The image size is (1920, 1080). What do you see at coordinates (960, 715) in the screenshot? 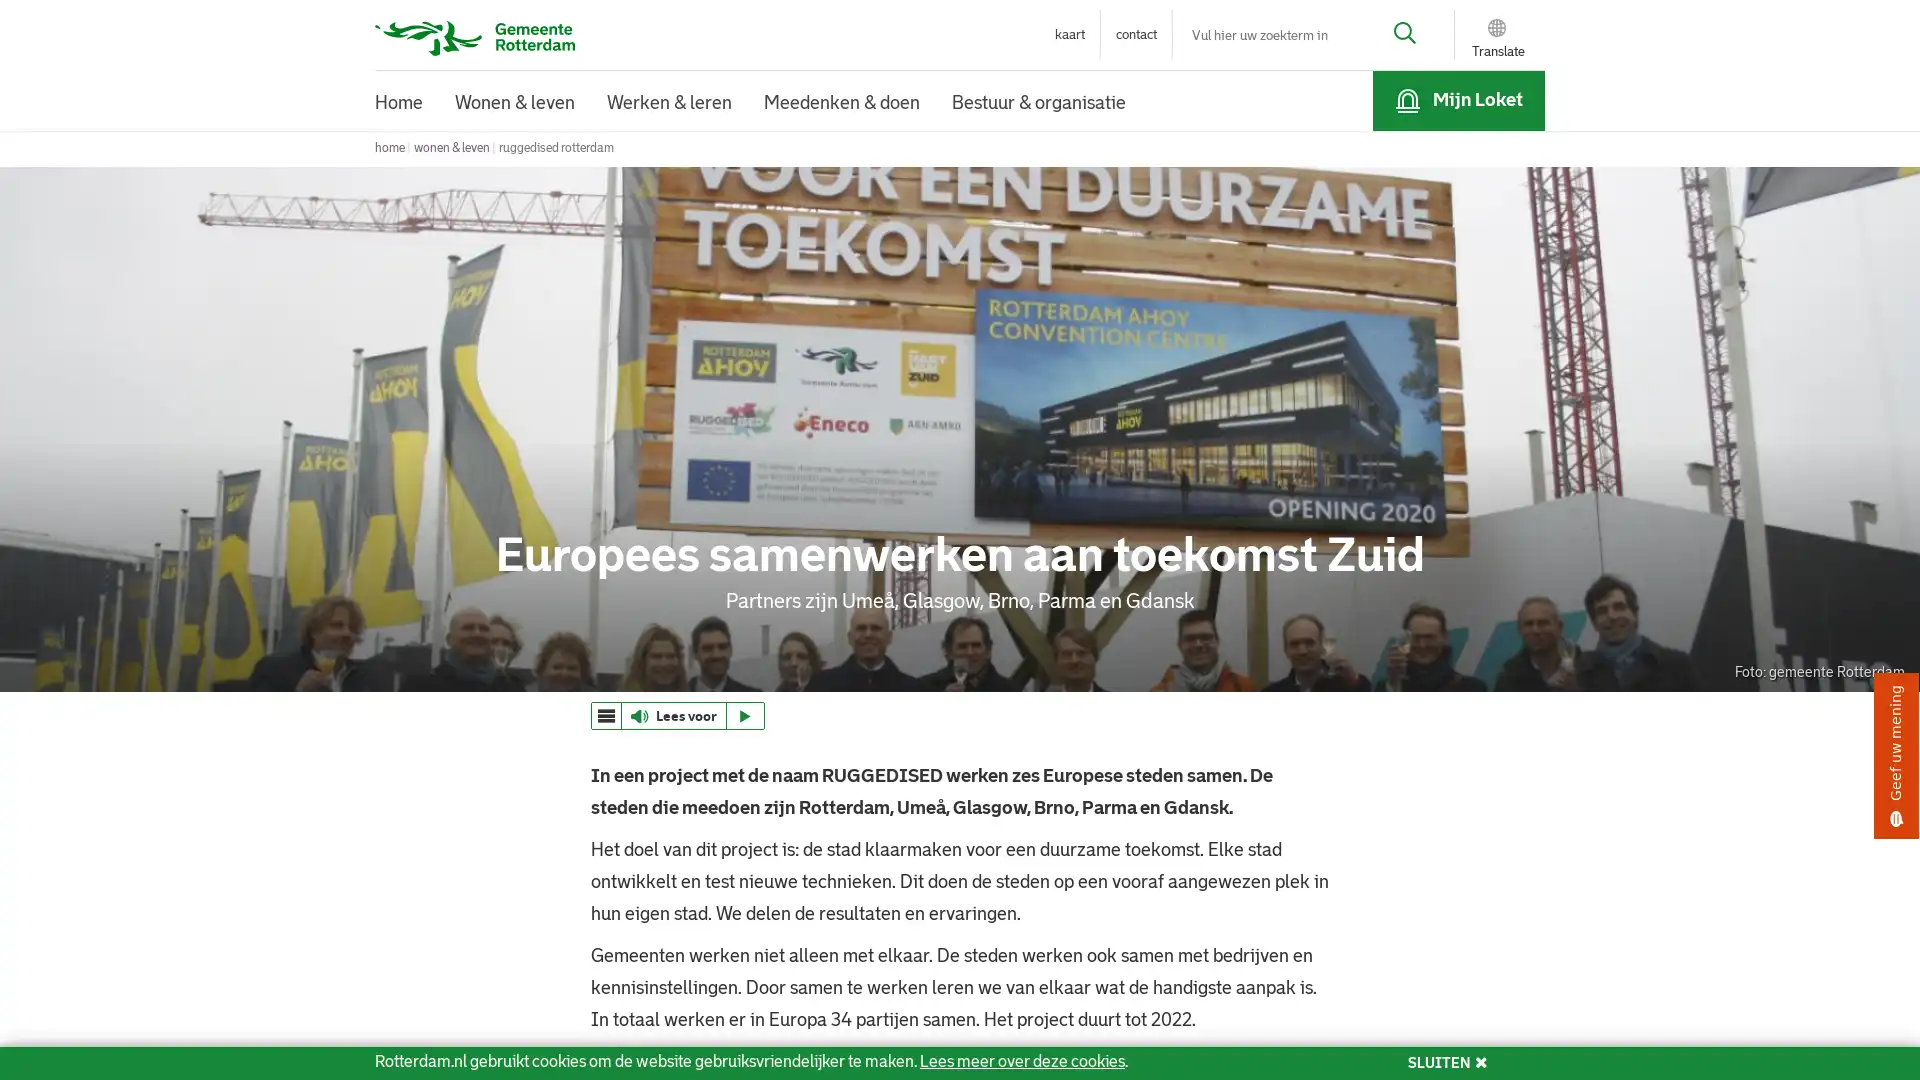
I see `webReader menu ReadSpeaker webReader: Luister met webReader` at bounding box center [960, 715].